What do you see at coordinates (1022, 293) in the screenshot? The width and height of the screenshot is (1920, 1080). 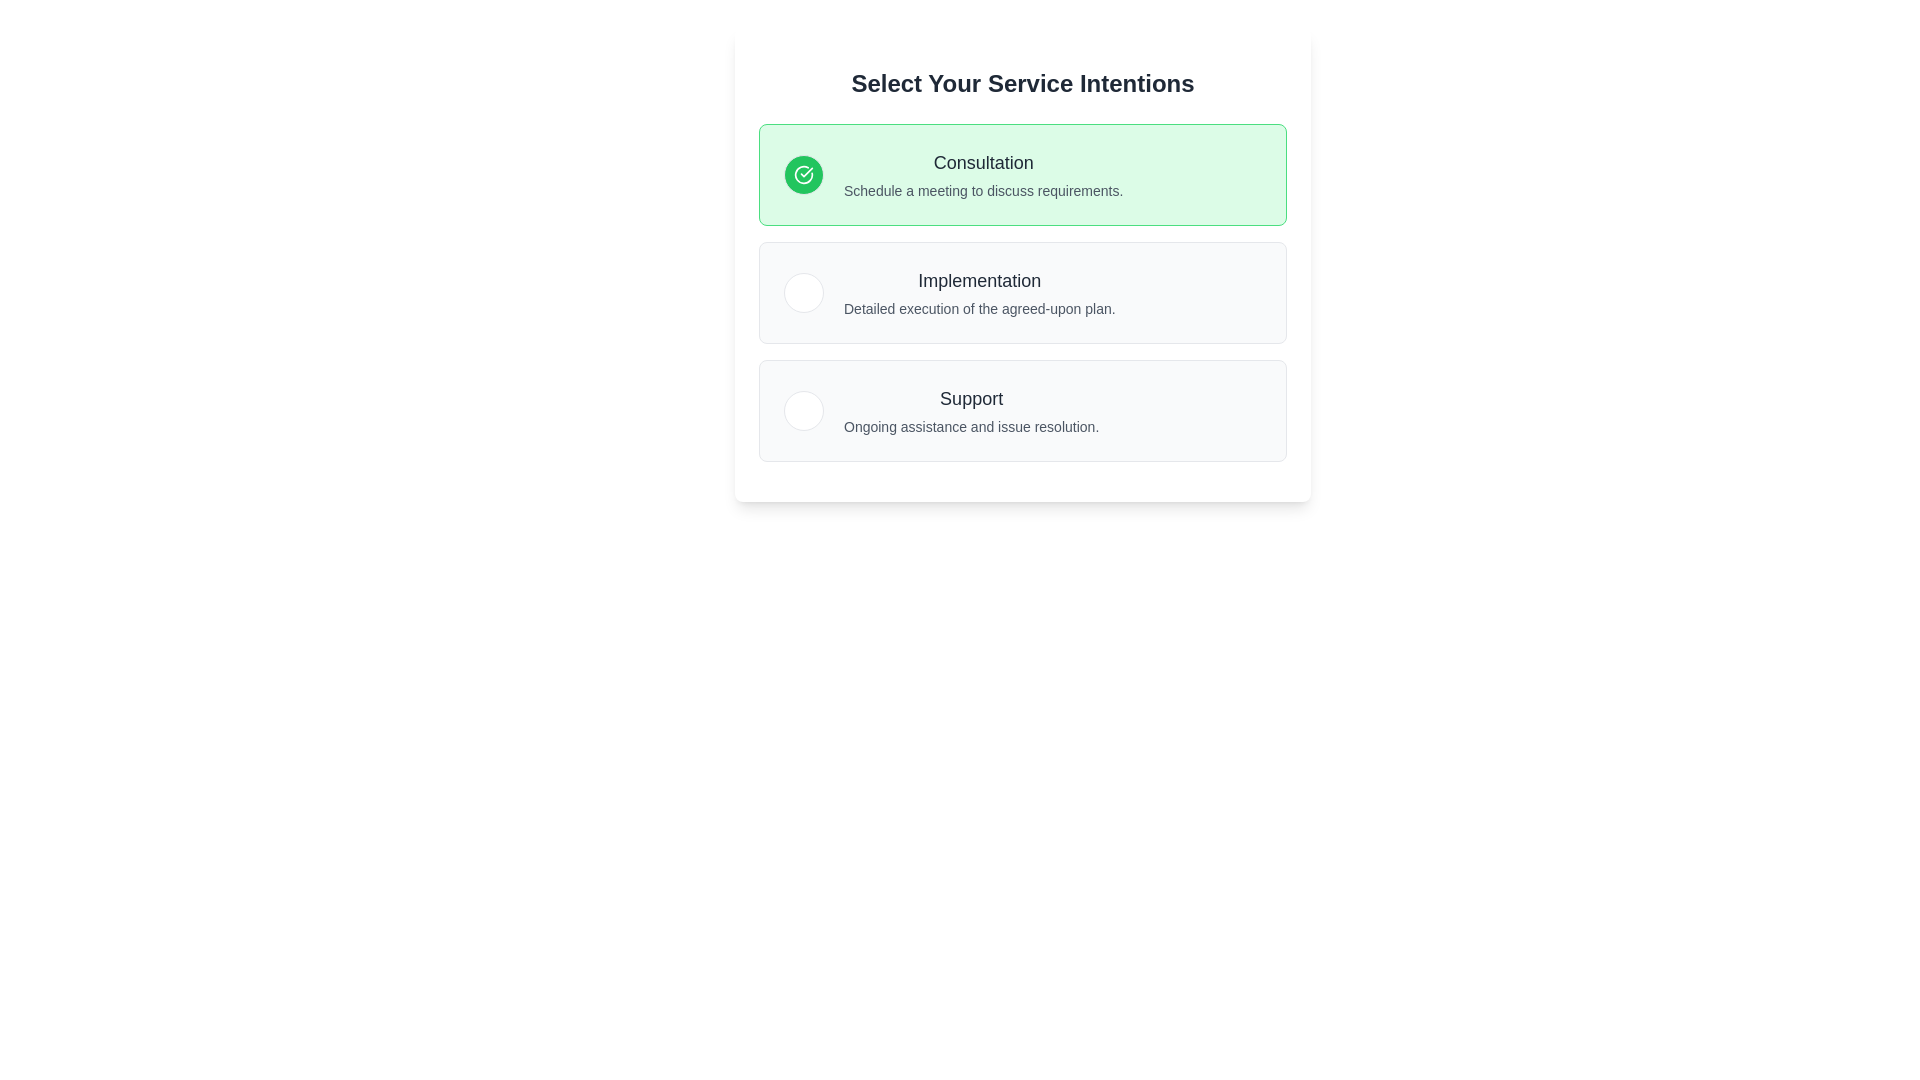 I see `the 'Implementation' option section, which includes a radio button and descriptive text` at bounding box center [1022, 293].